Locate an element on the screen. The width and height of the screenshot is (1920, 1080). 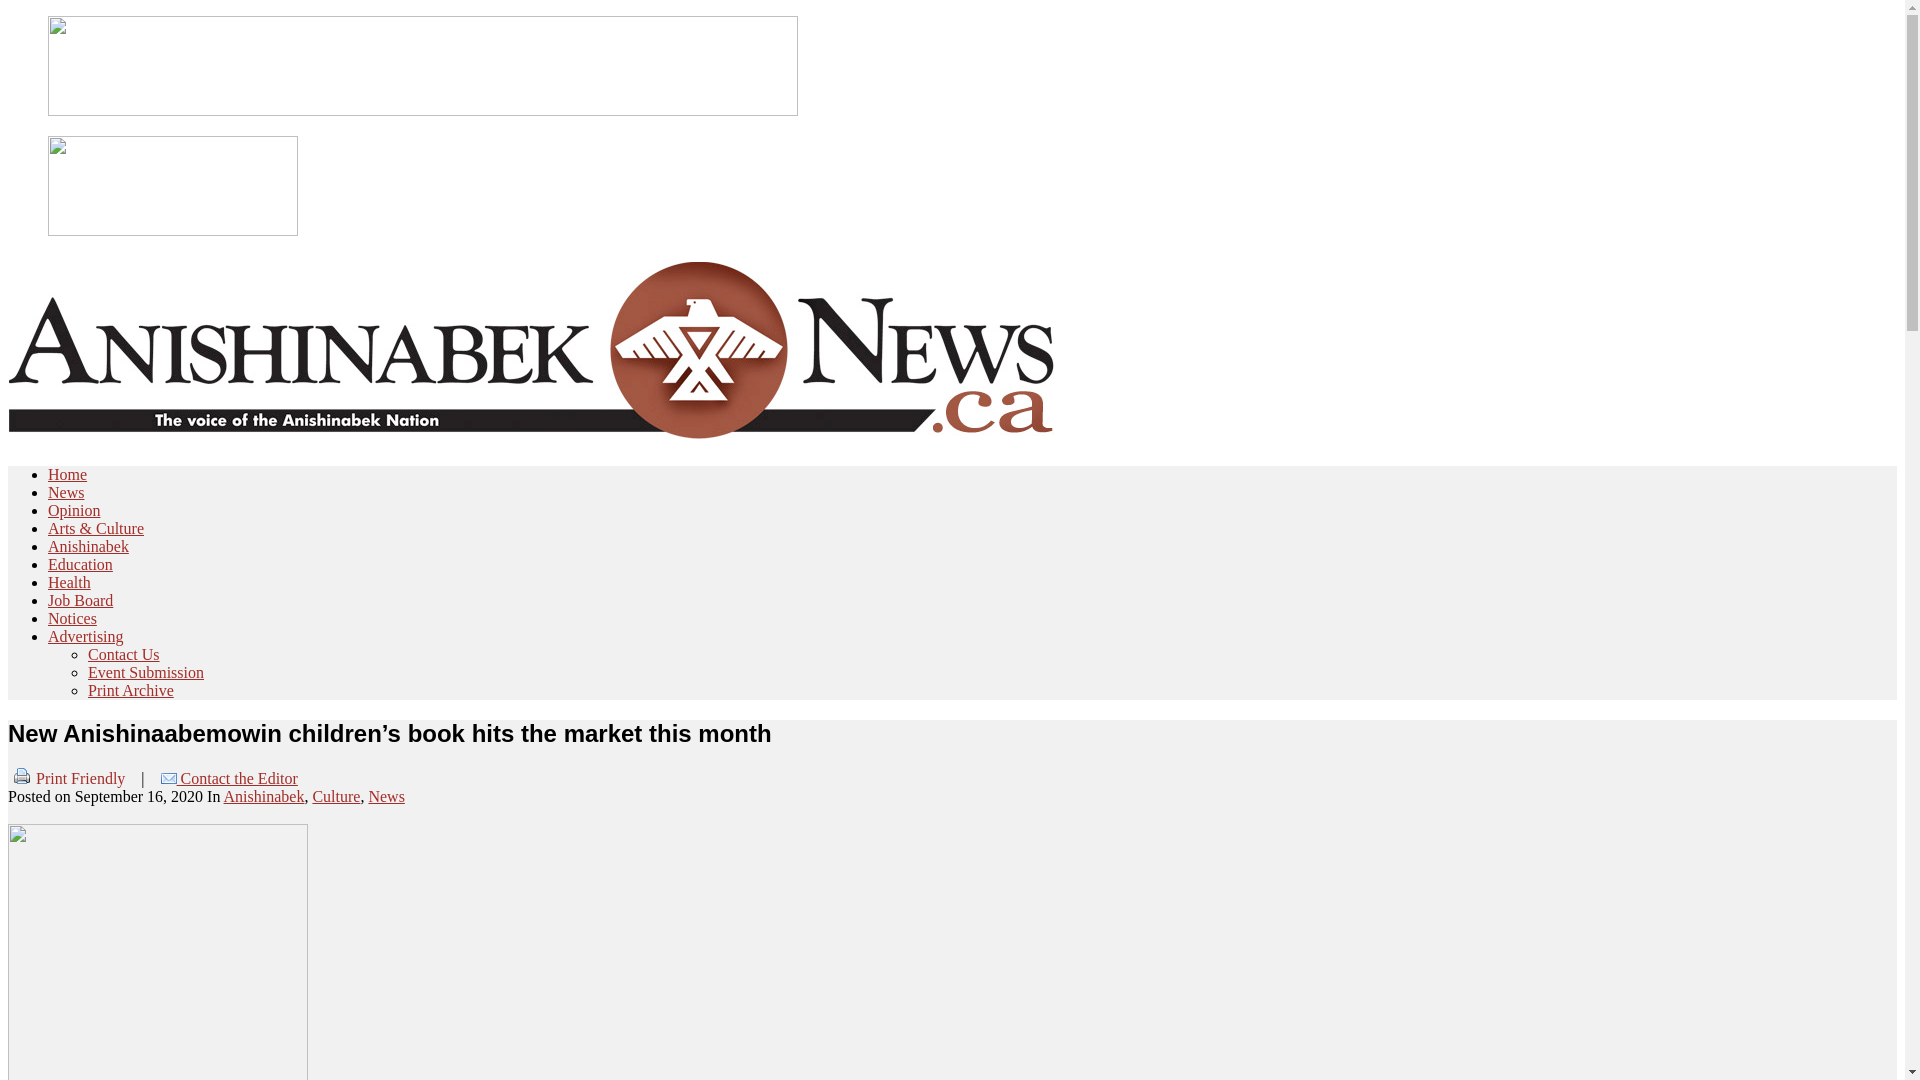
'Contact Us' is located at coordinates (123, 654).